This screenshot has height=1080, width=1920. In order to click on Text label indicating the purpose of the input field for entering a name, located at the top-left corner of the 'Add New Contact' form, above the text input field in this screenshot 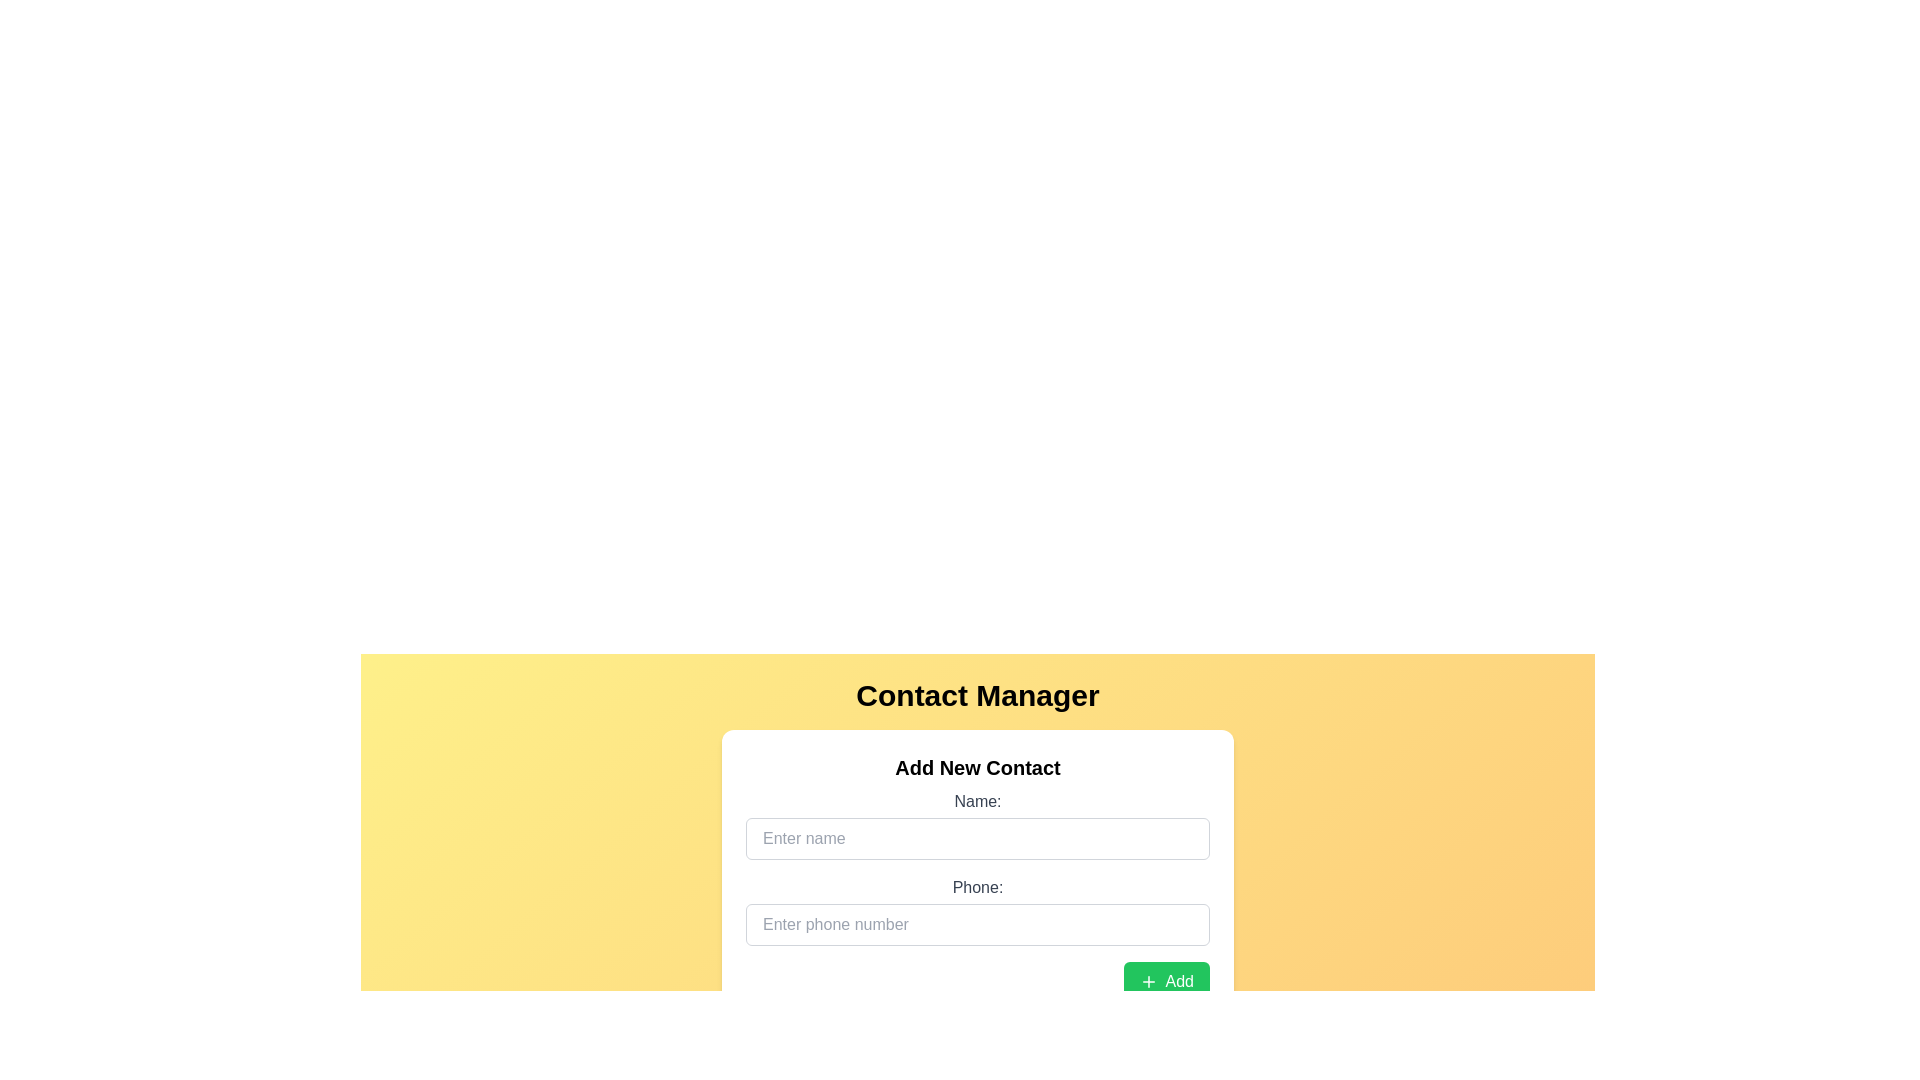, I will do `click(978, 801)`.